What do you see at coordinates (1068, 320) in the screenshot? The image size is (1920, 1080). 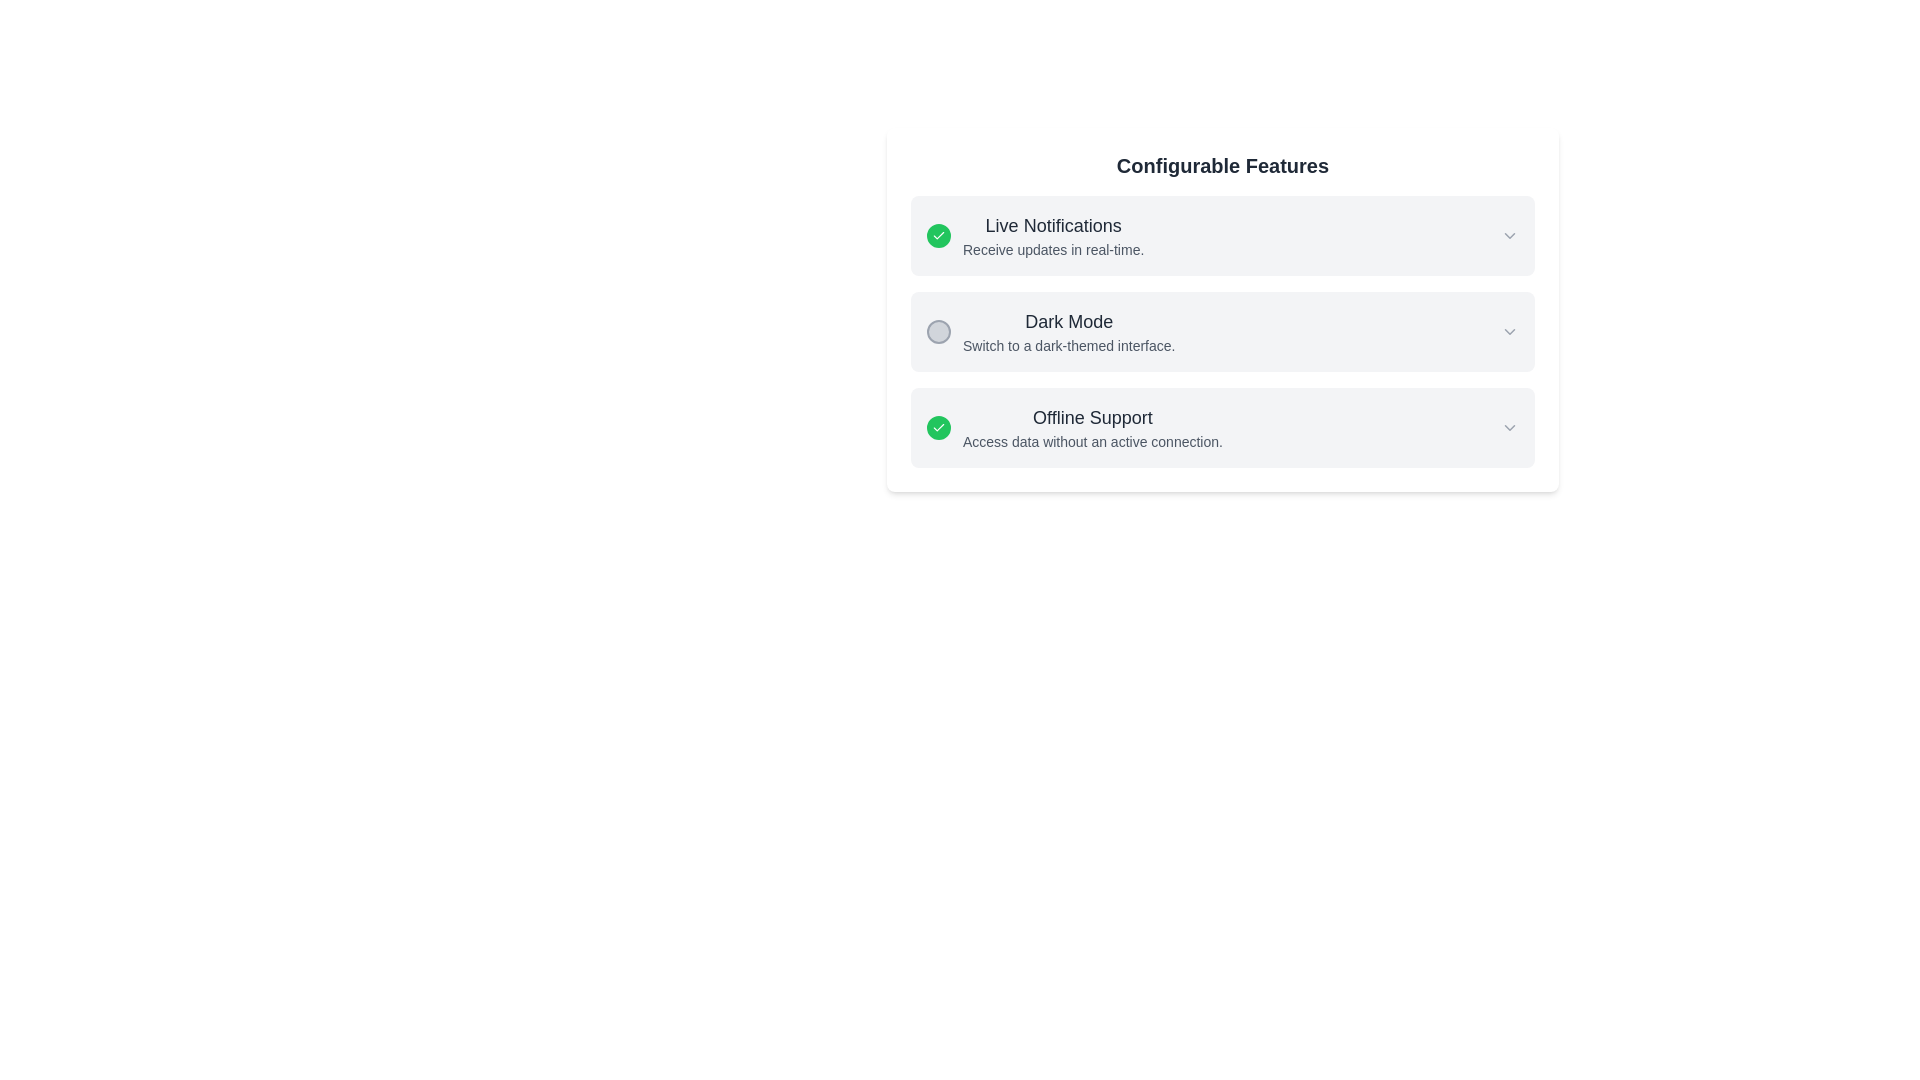 I see `the label that serves as the title for the configuration option, located above the description text 'Switch to a dark-themed interface.' in the second section of the settings list` at bounding box center [1068, 320].